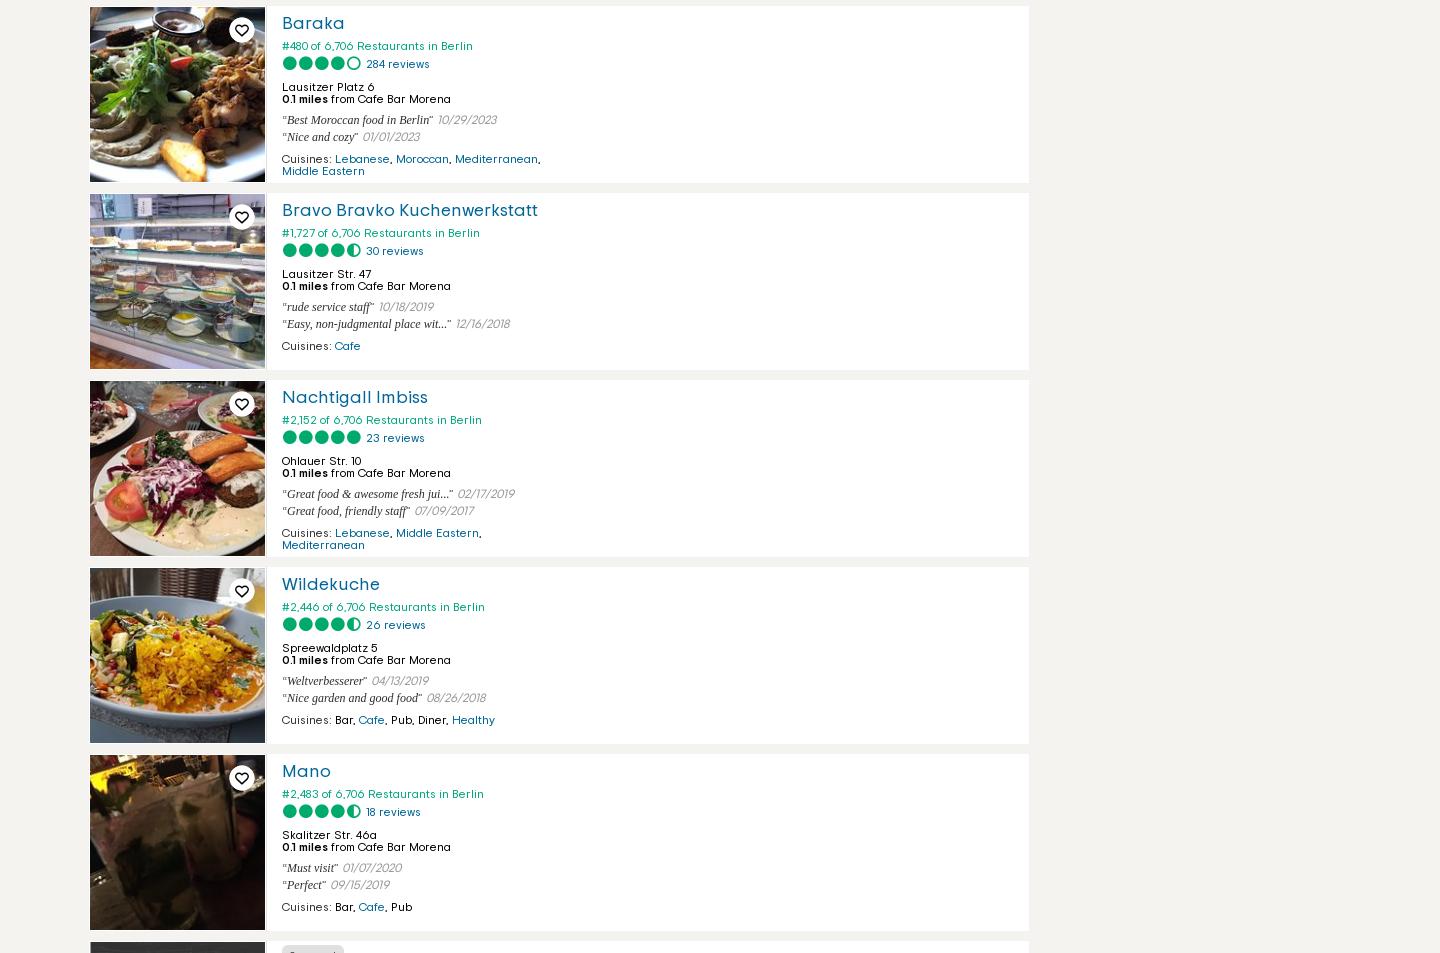  What do you see at coordinates (417, 719) in the screenshot?
I see `', Pub, Diner,'` at bounding box center [417, 719].